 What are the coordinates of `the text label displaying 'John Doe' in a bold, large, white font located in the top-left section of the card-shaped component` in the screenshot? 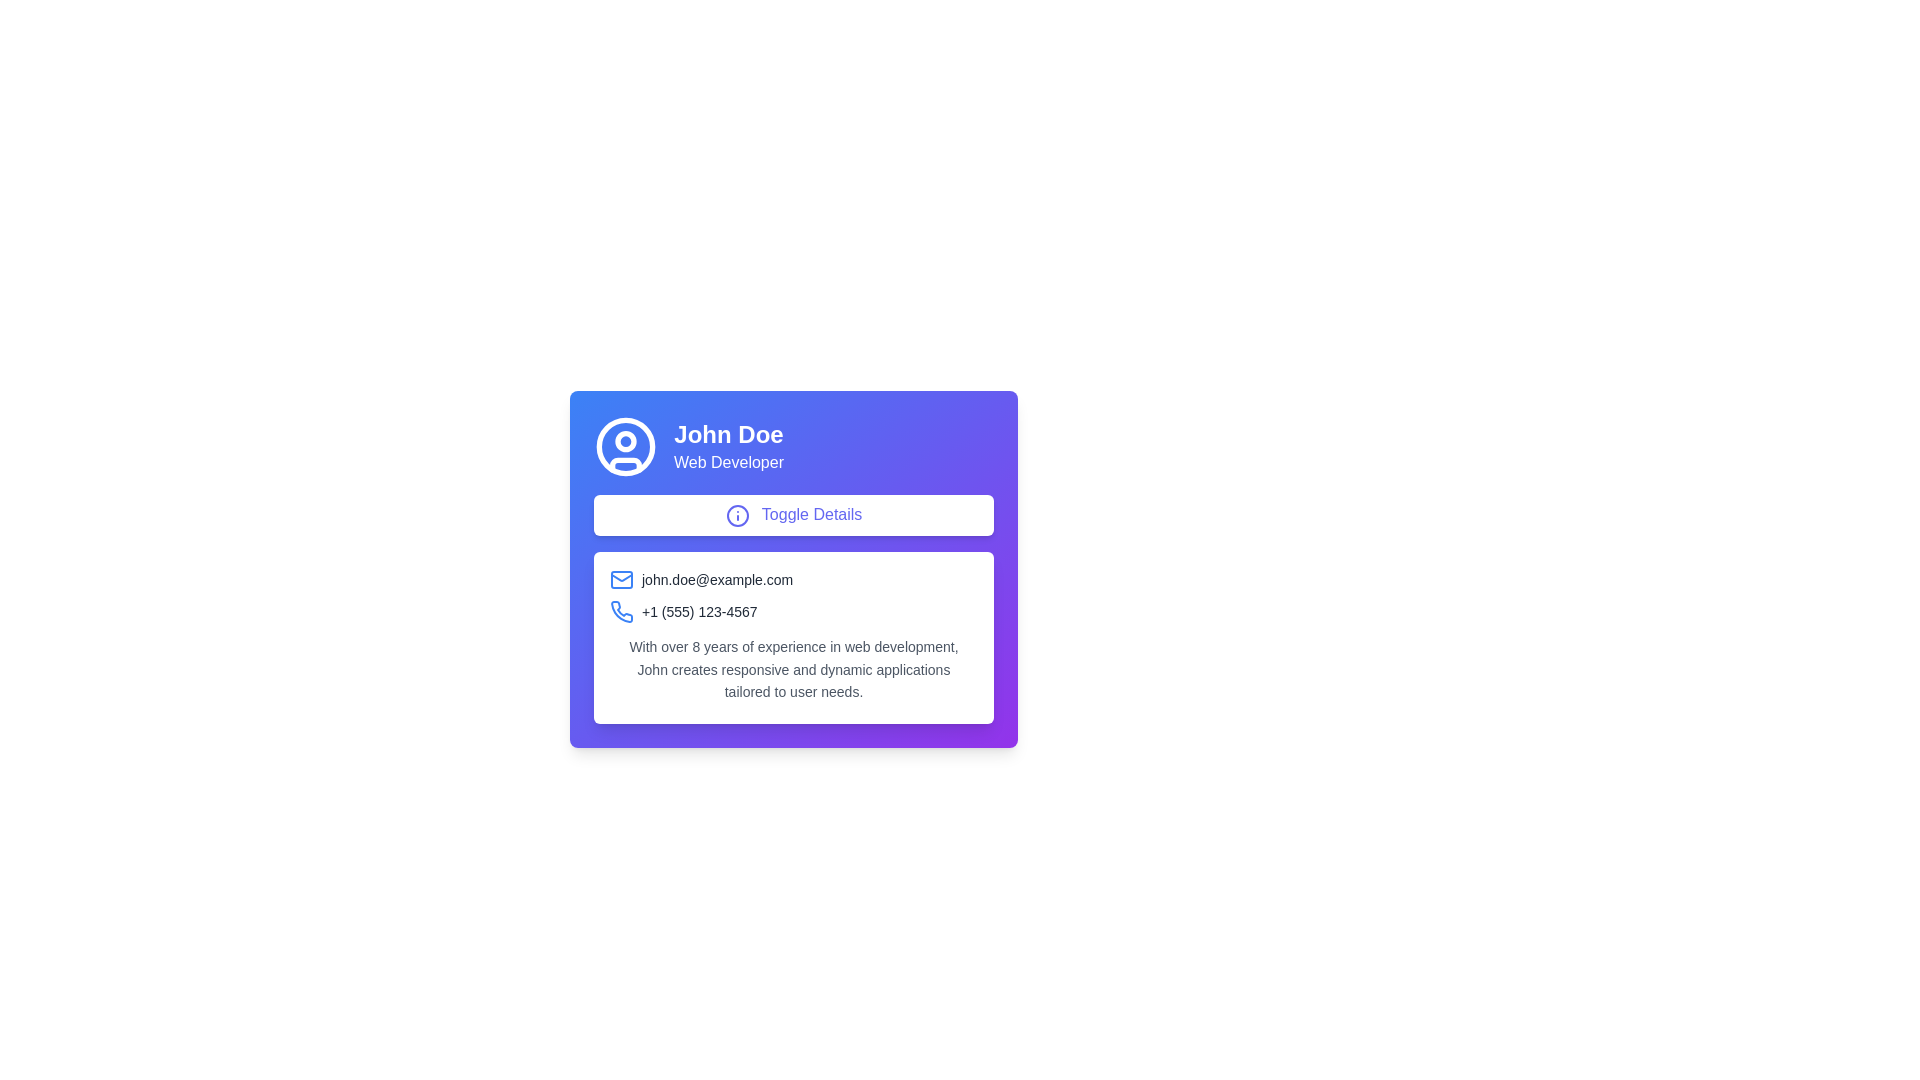 It's located at (728, 434).